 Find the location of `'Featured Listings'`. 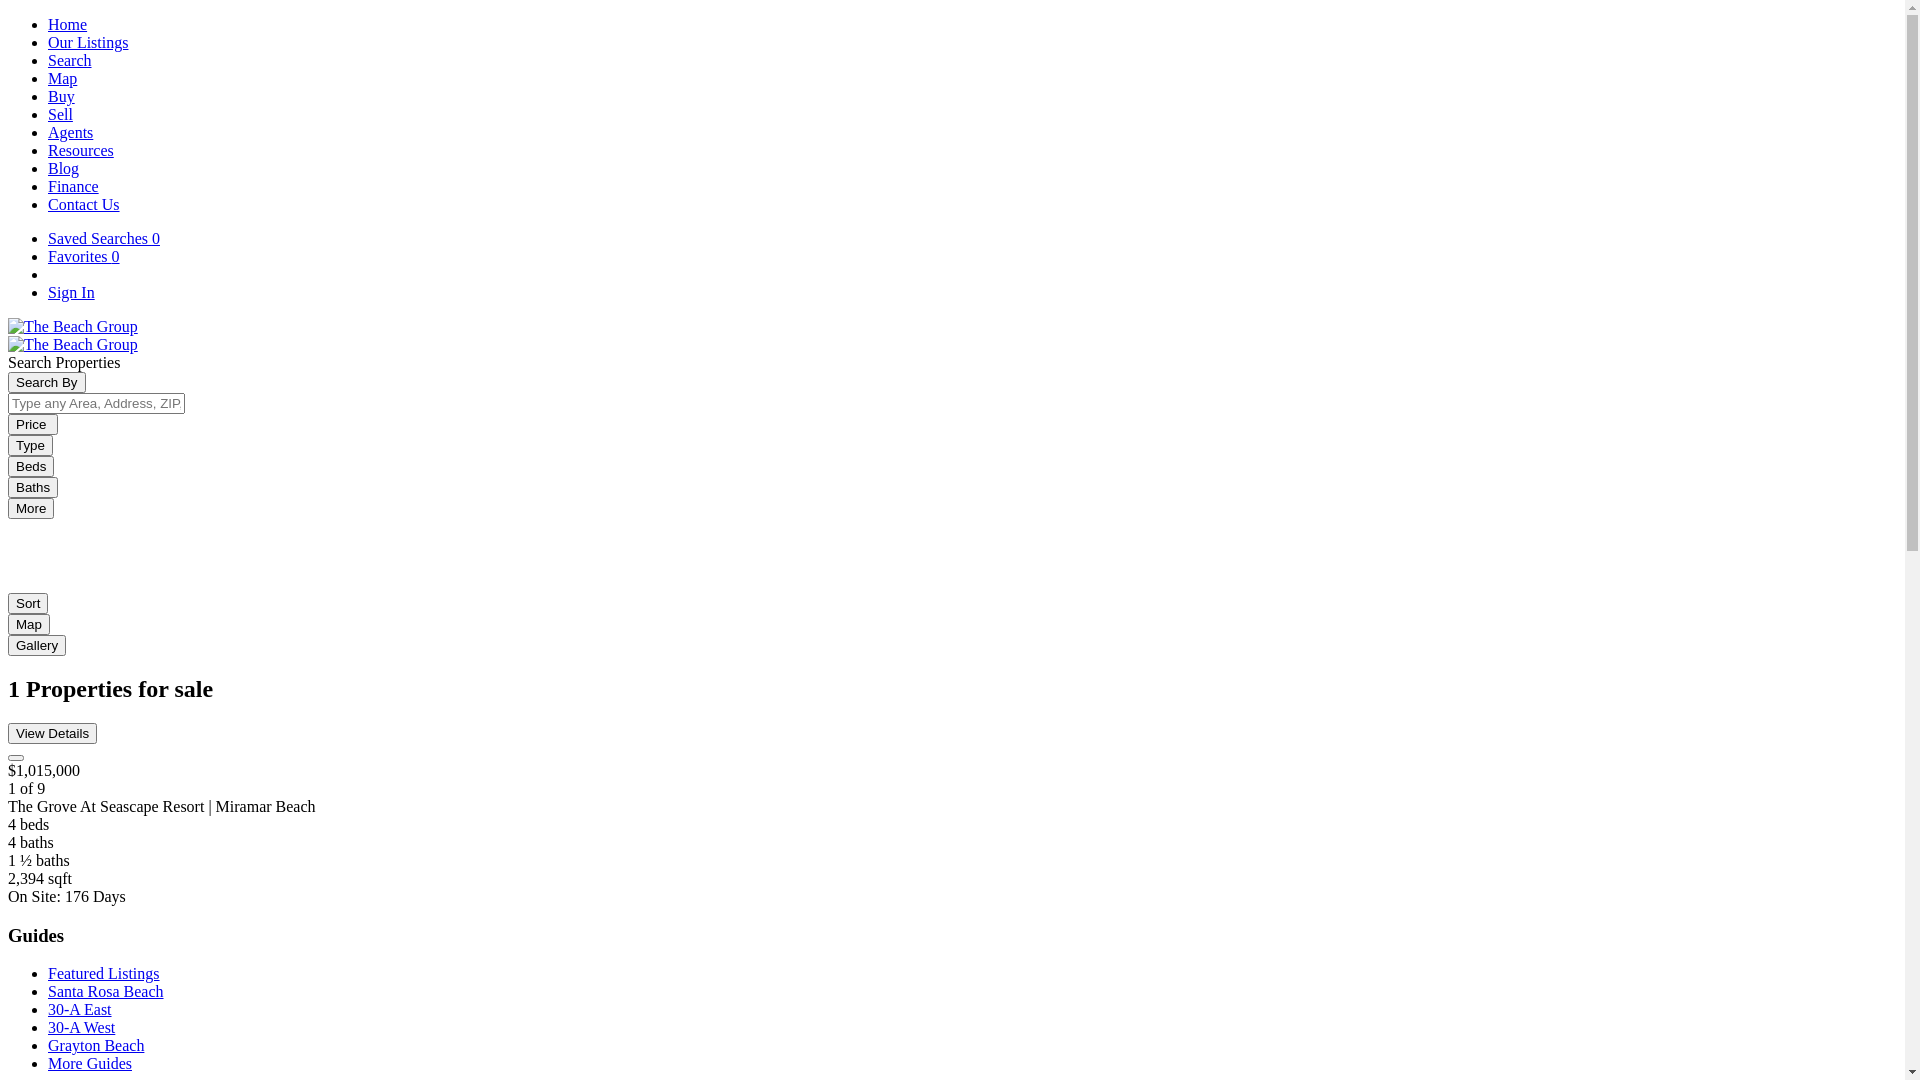

'Featured Listings' is located at coordinates (48, 972).